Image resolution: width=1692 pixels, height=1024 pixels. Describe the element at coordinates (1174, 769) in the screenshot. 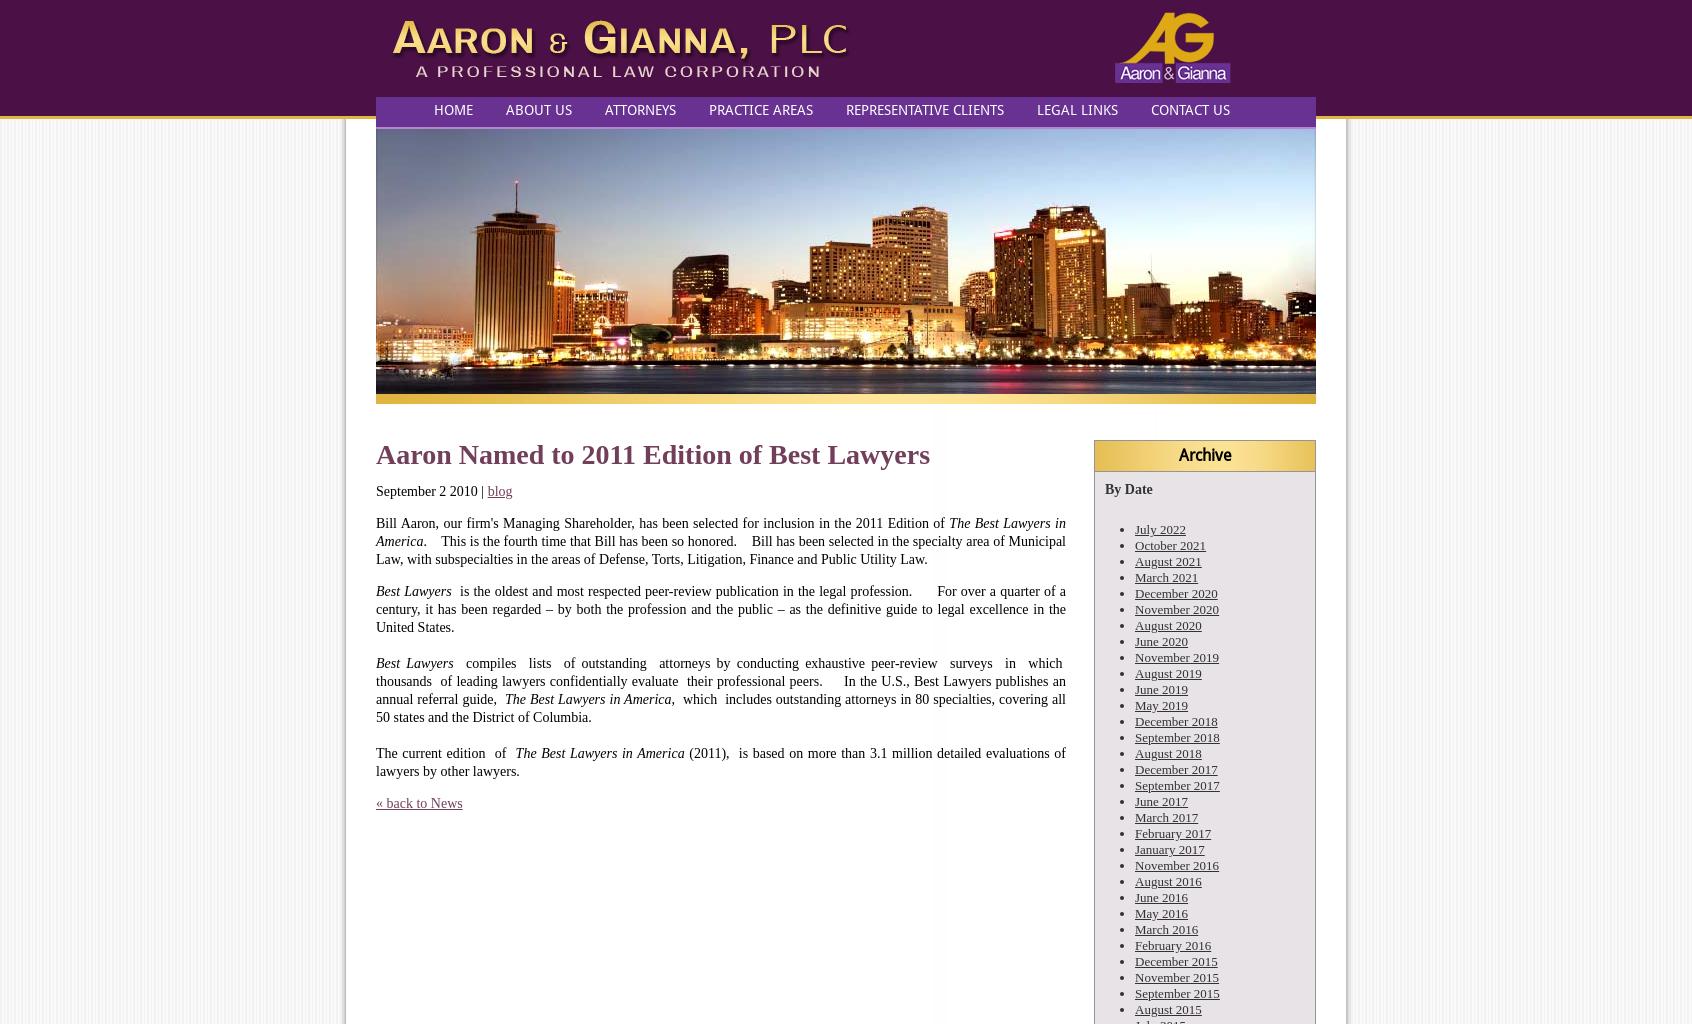

I see `'December 2017'` at that location.